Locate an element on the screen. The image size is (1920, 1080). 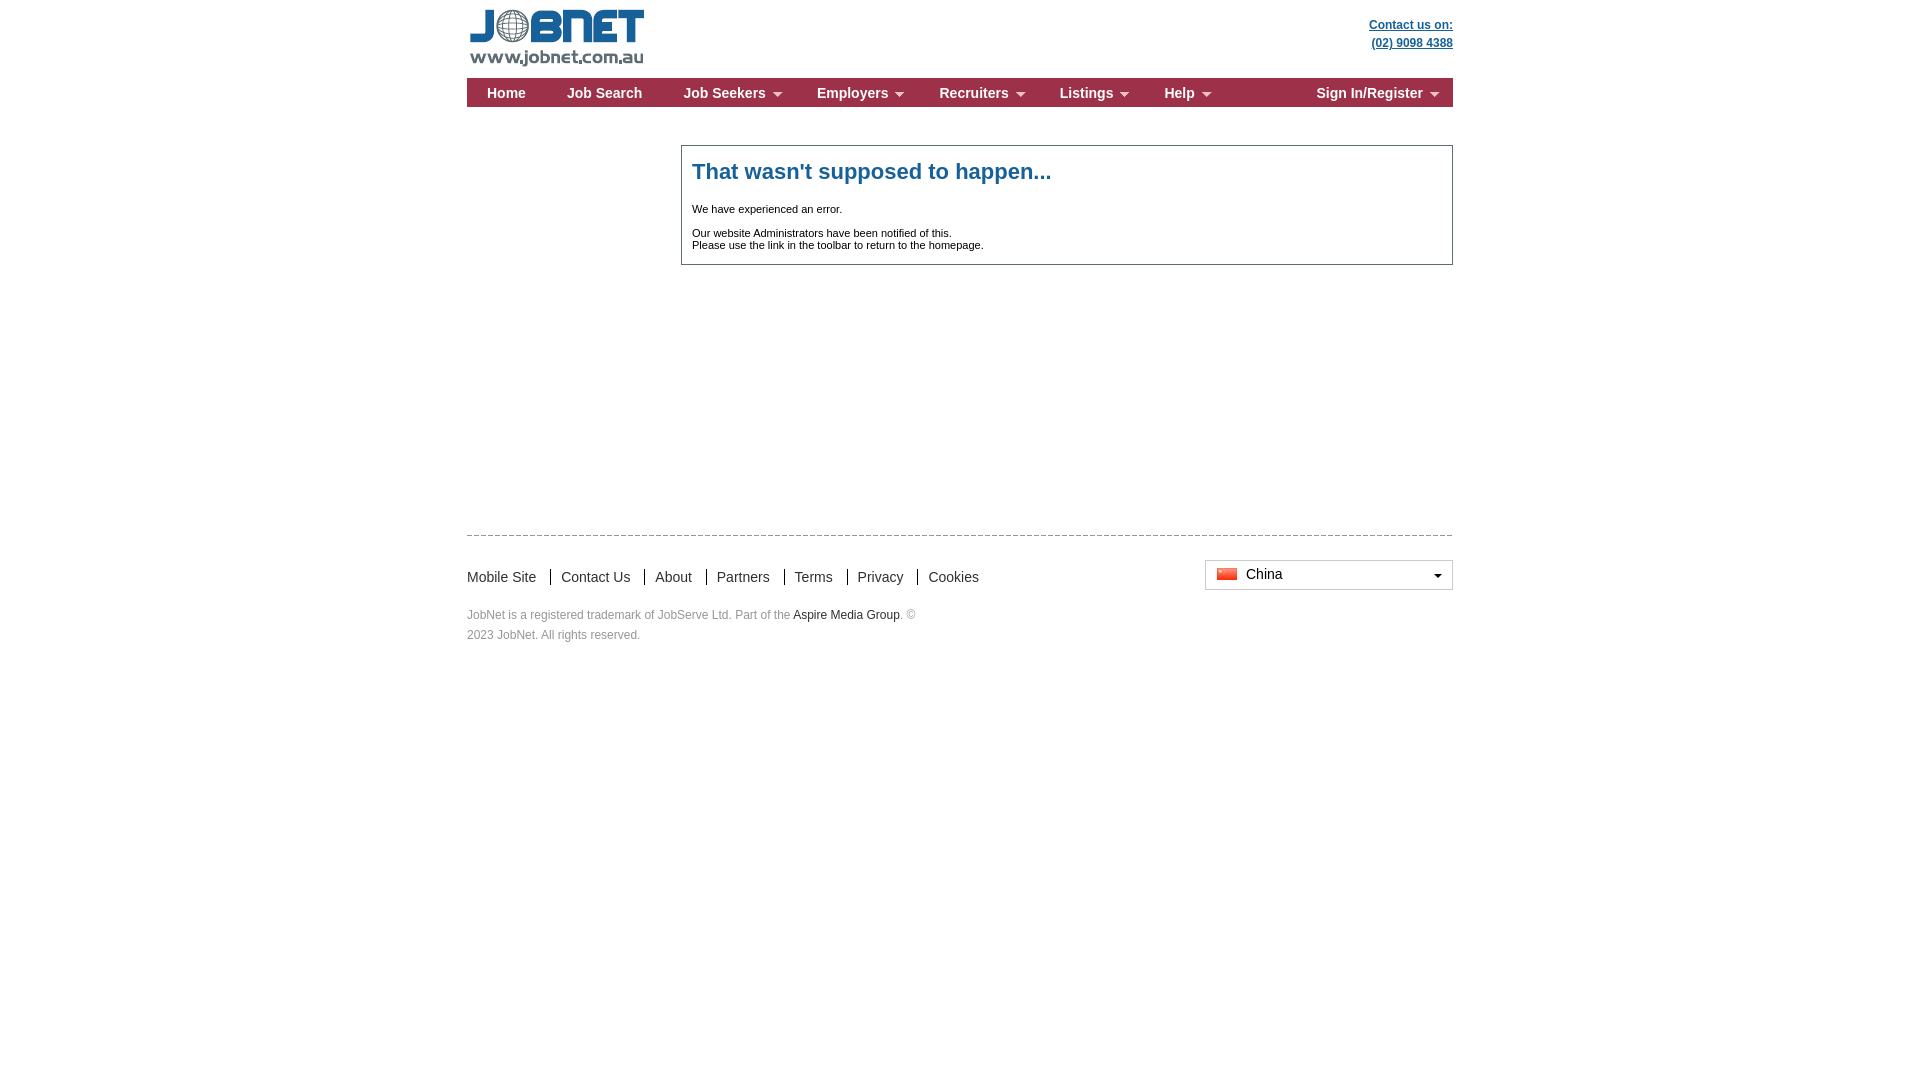
'Cookies' is located at coordinates (926, 577).